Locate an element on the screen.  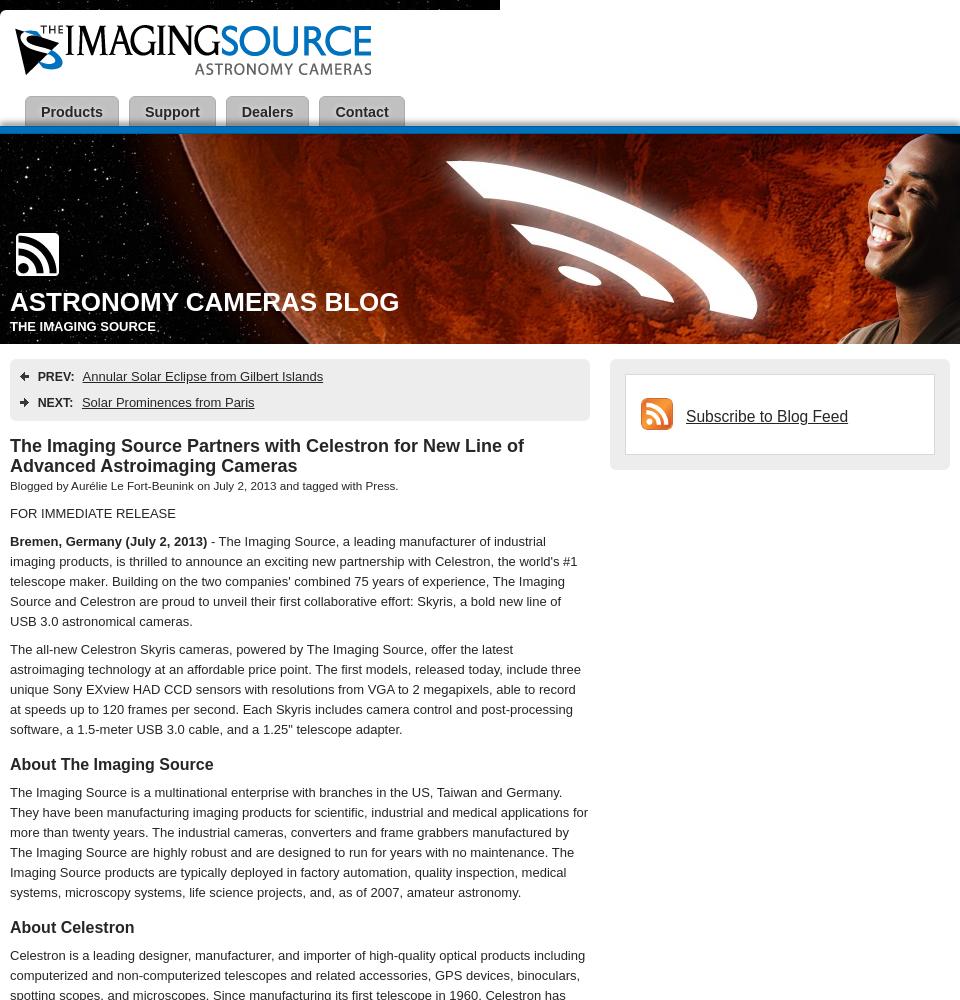
'Aurélie Le Fort-Beunink' is located at coordinates (131, 484).